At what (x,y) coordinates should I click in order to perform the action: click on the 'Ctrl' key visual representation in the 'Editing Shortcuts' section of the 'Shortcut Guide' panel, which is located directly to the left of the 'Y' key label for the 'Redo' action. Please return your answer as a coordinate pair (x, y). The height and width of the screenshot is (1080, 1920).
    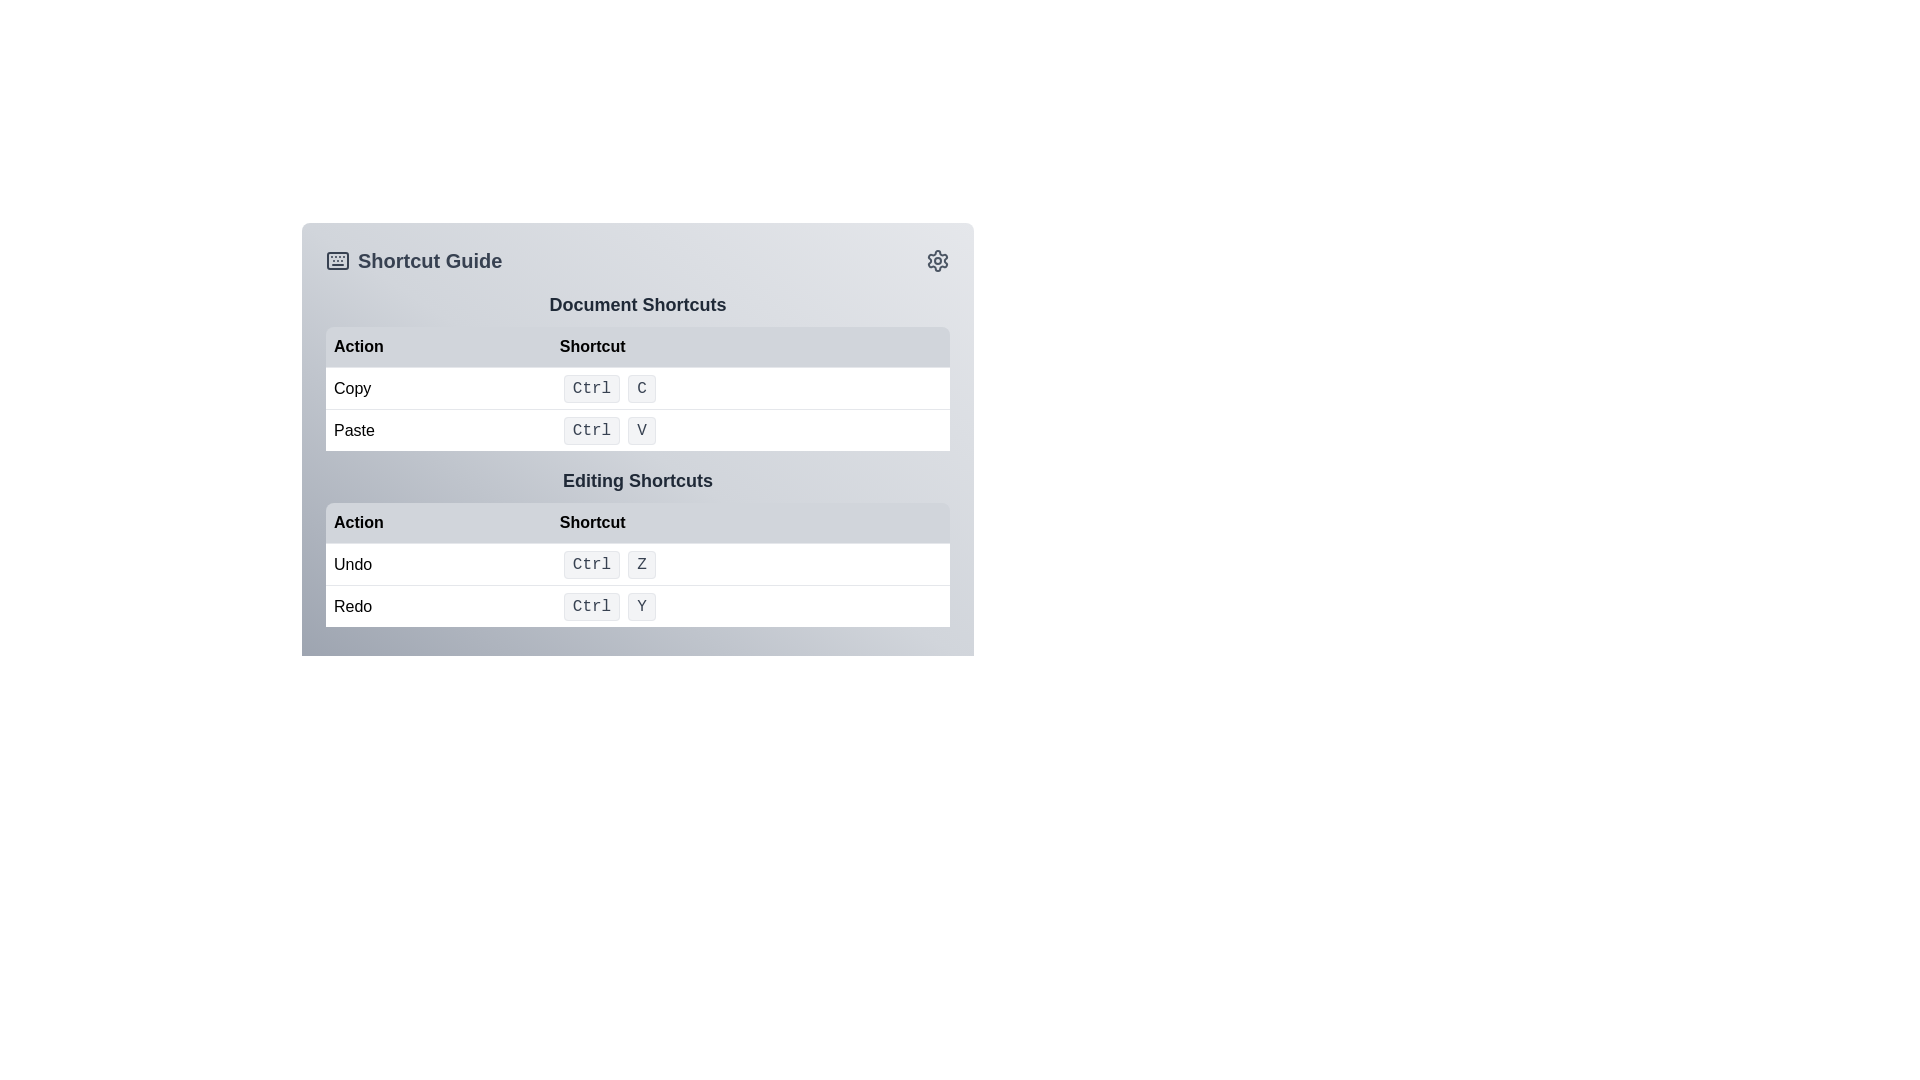
    Looking at the image, I should click on (590, 605).